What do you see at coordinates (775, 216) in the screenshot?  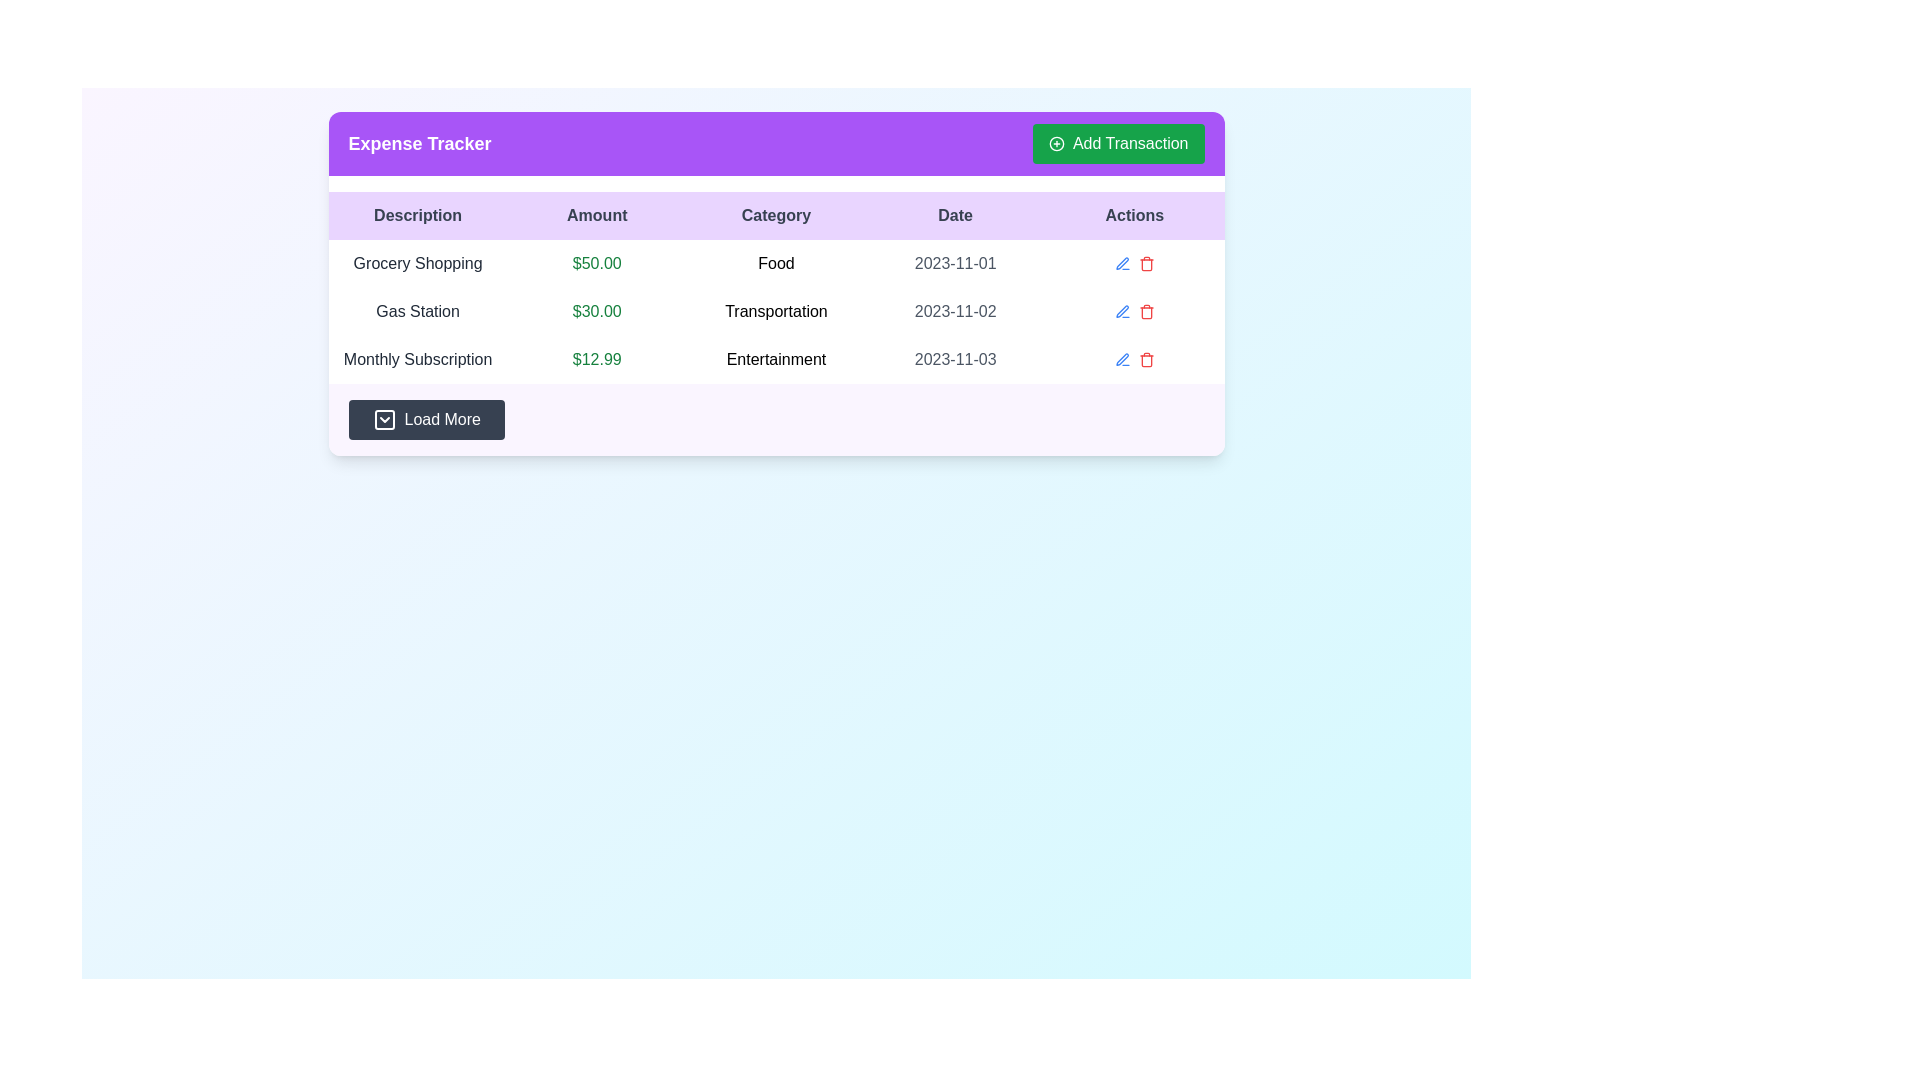 I see `the 'Category' text label, which is the third column header in the tabular interface, located between 'Amount' and 'Date'` at bounding box center [775, 216].